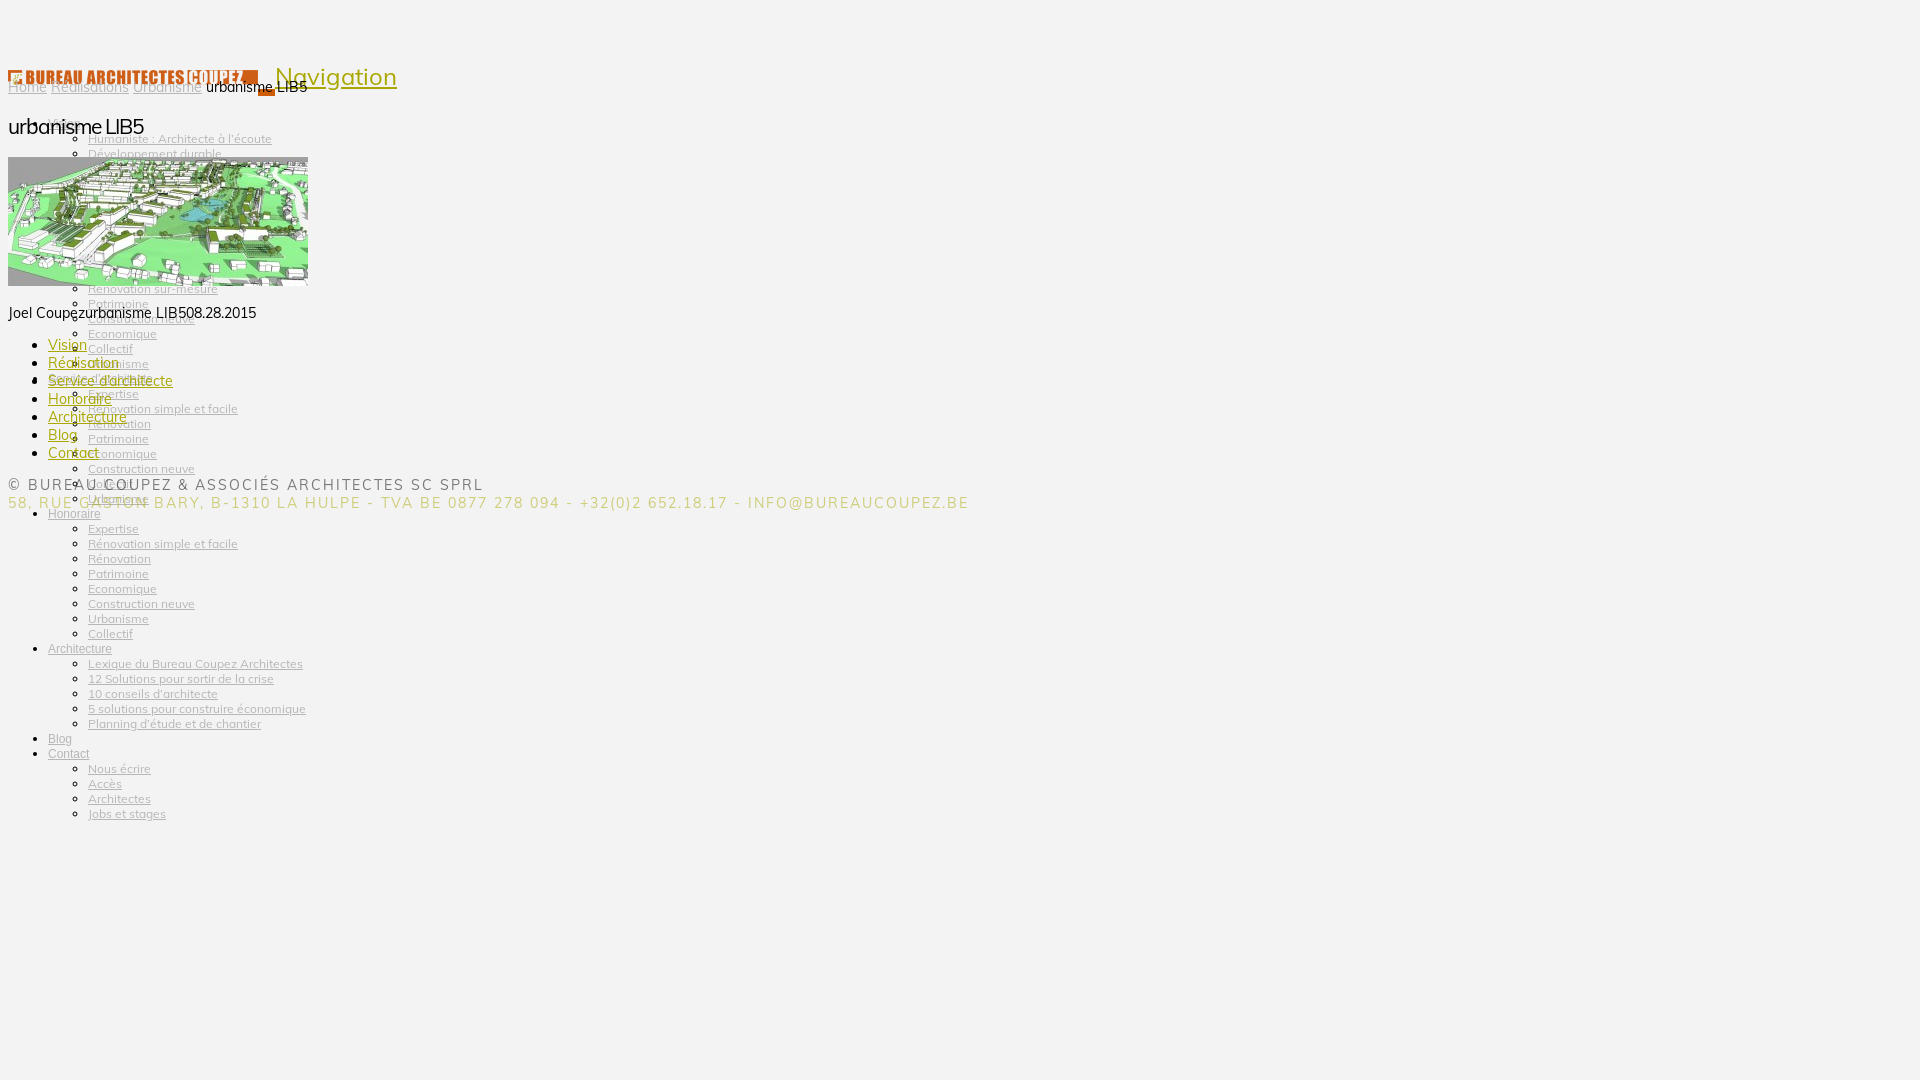 This screenshot has height=1080, width=1920. Describe the element at coordinates (63, 106) in the screenshot. I see `'Vision'` at that location.